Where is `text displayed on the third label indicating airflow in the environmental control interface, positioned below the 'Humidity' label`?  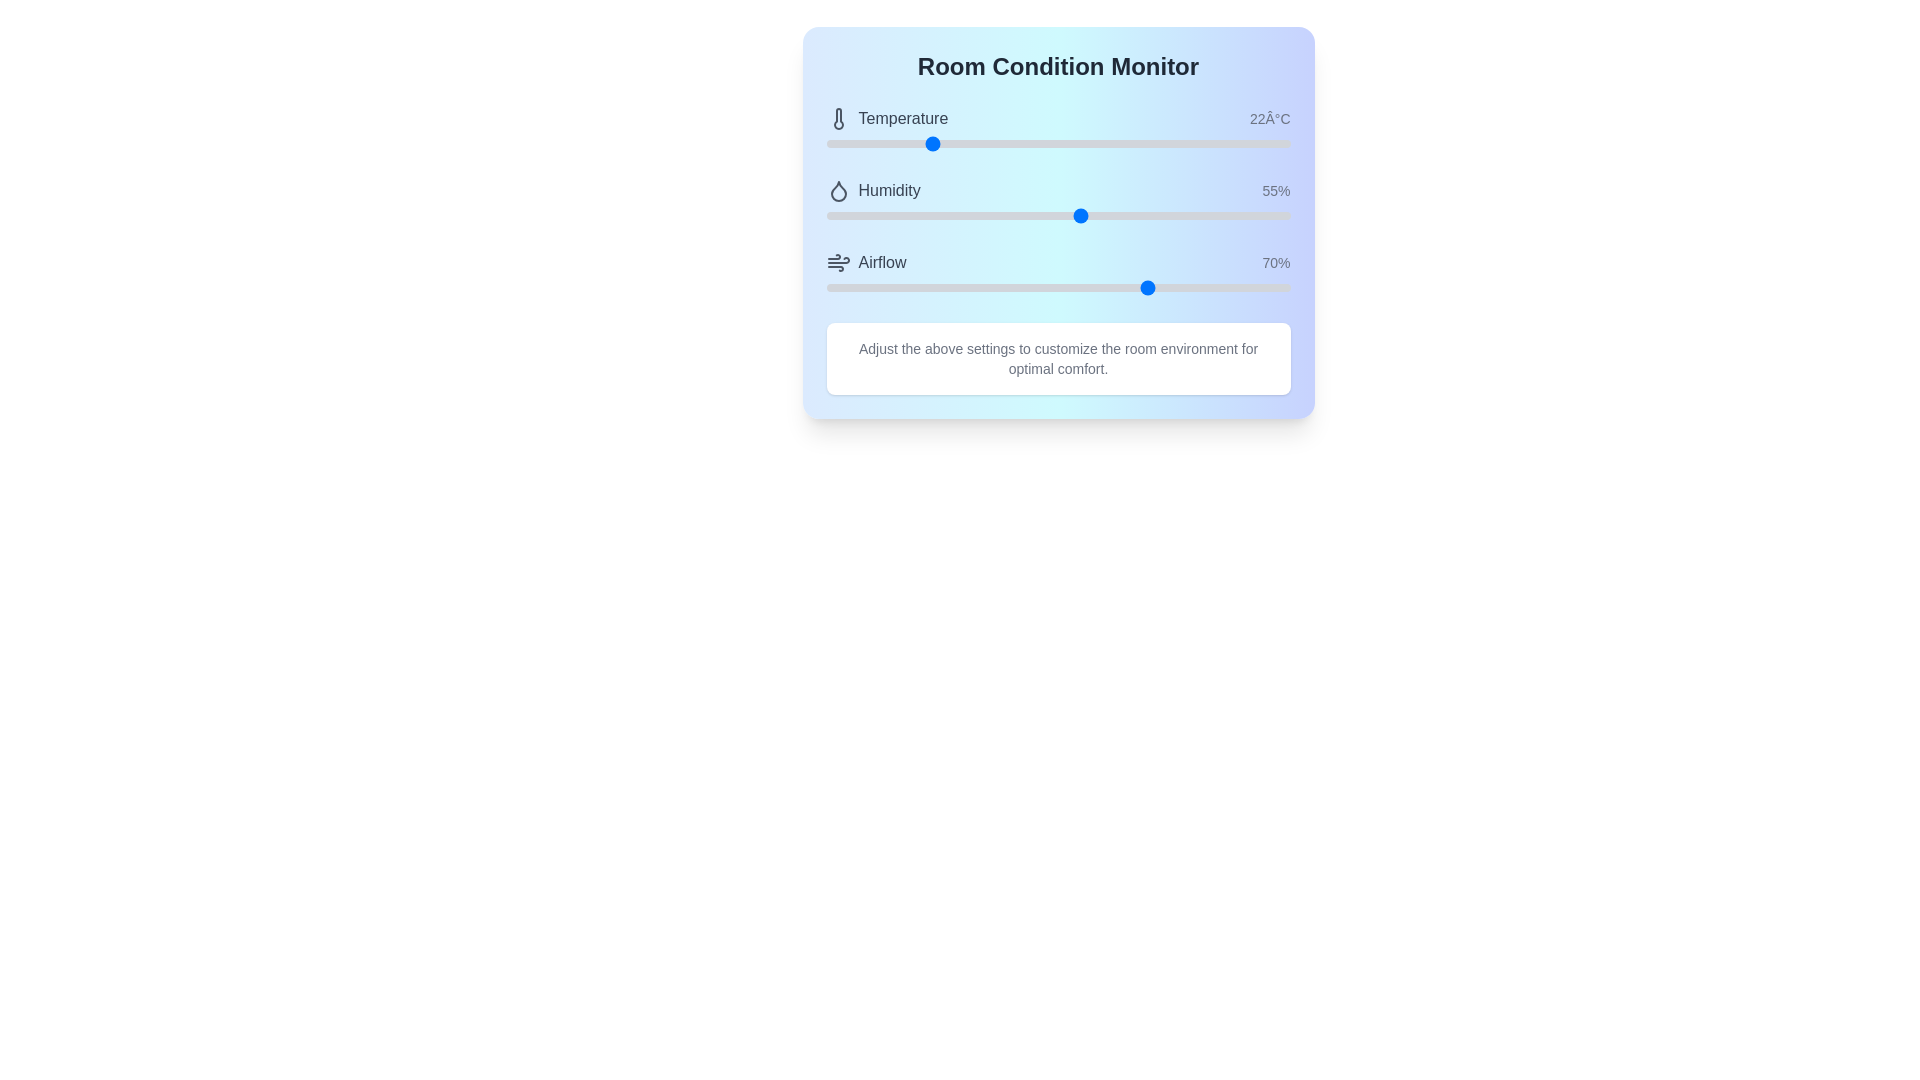
text displayed on the third label indicating airflow in the environmental control interface, positioned below the 'Humidity' label is located at coordinates (881, 261).